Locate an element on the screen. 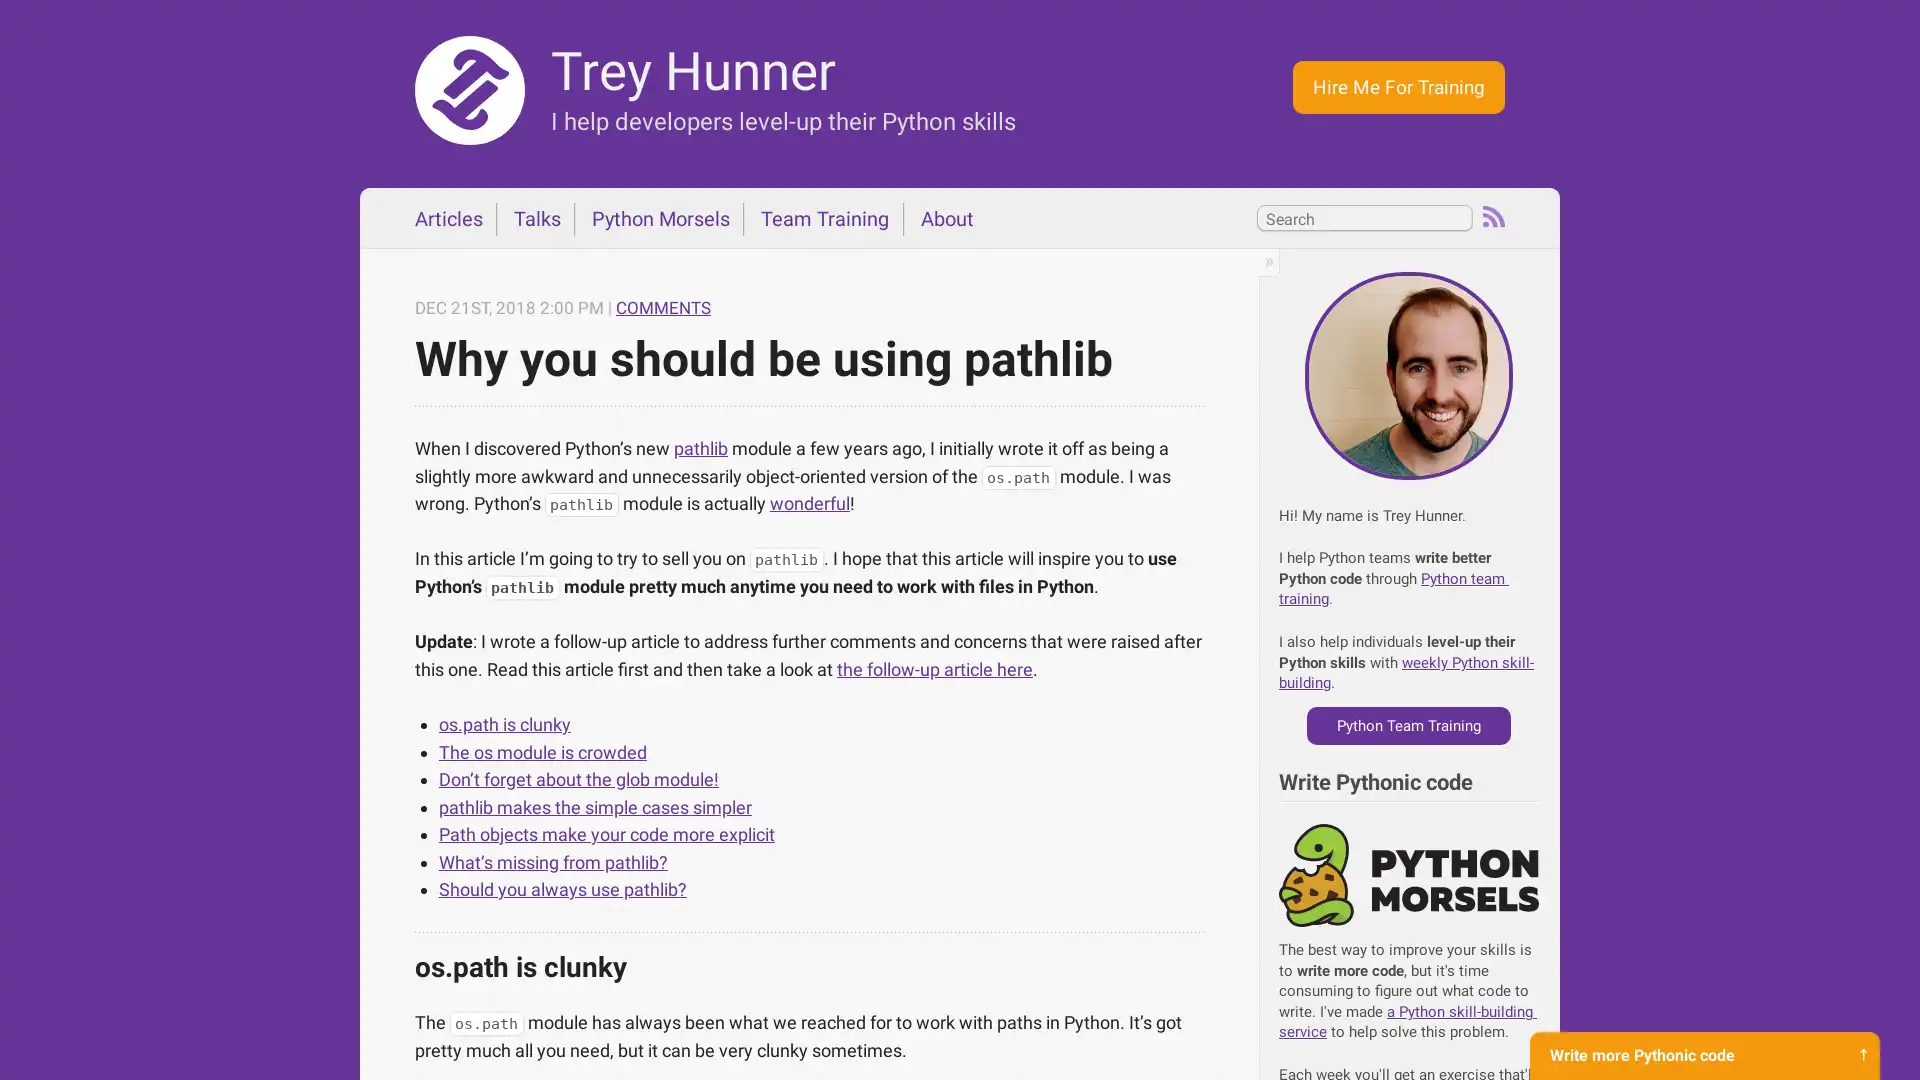 This screenshot has width=1920, height=1080. Sign up for Python Morsels tips is located at coordinates (1703, 1039).